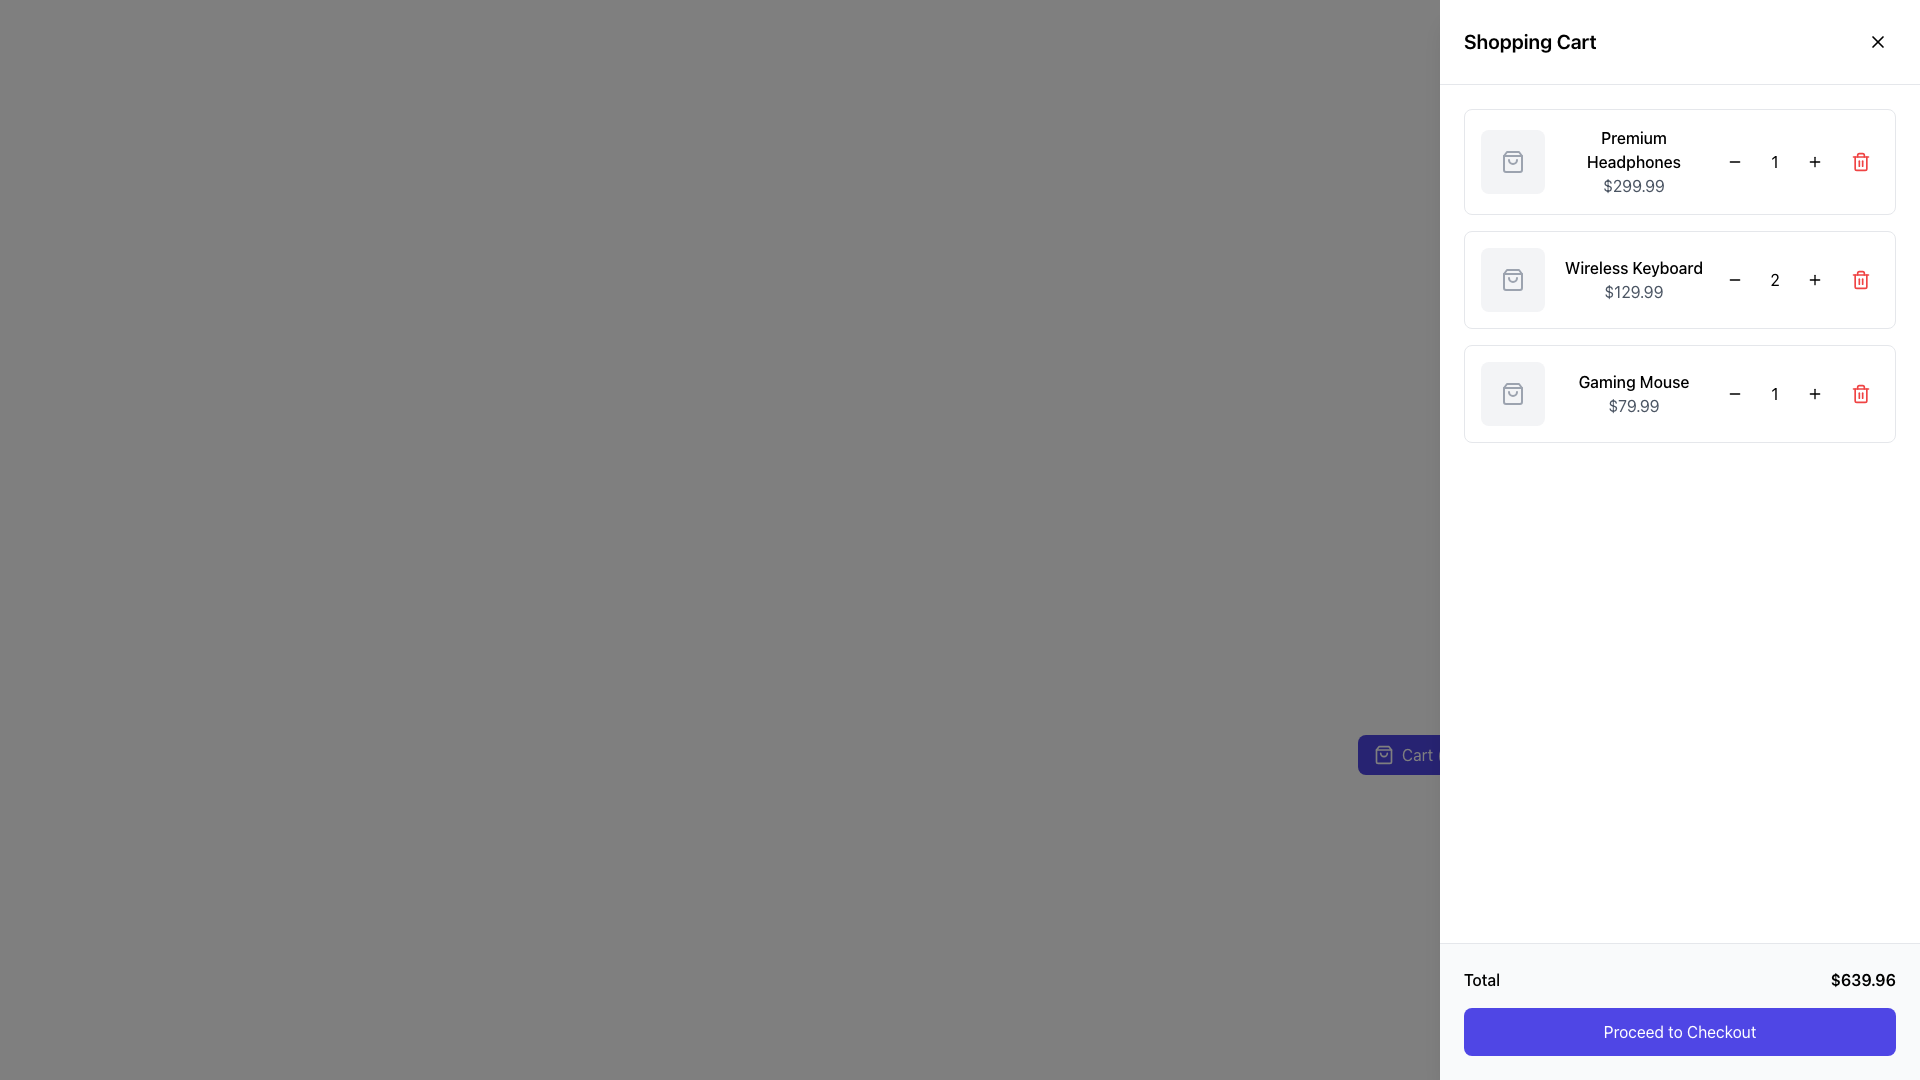 Image resolution: width=1920 pixels, height=1080 pixels. What do you see at coordinates (1429, 755) in the screenshot?
I see `text displayed on the shopping cart's item count label located in the lower section of the right-hand shopping cart panel, positioned to the right of the shopping bag icon` at bounding box center [1429, 755].